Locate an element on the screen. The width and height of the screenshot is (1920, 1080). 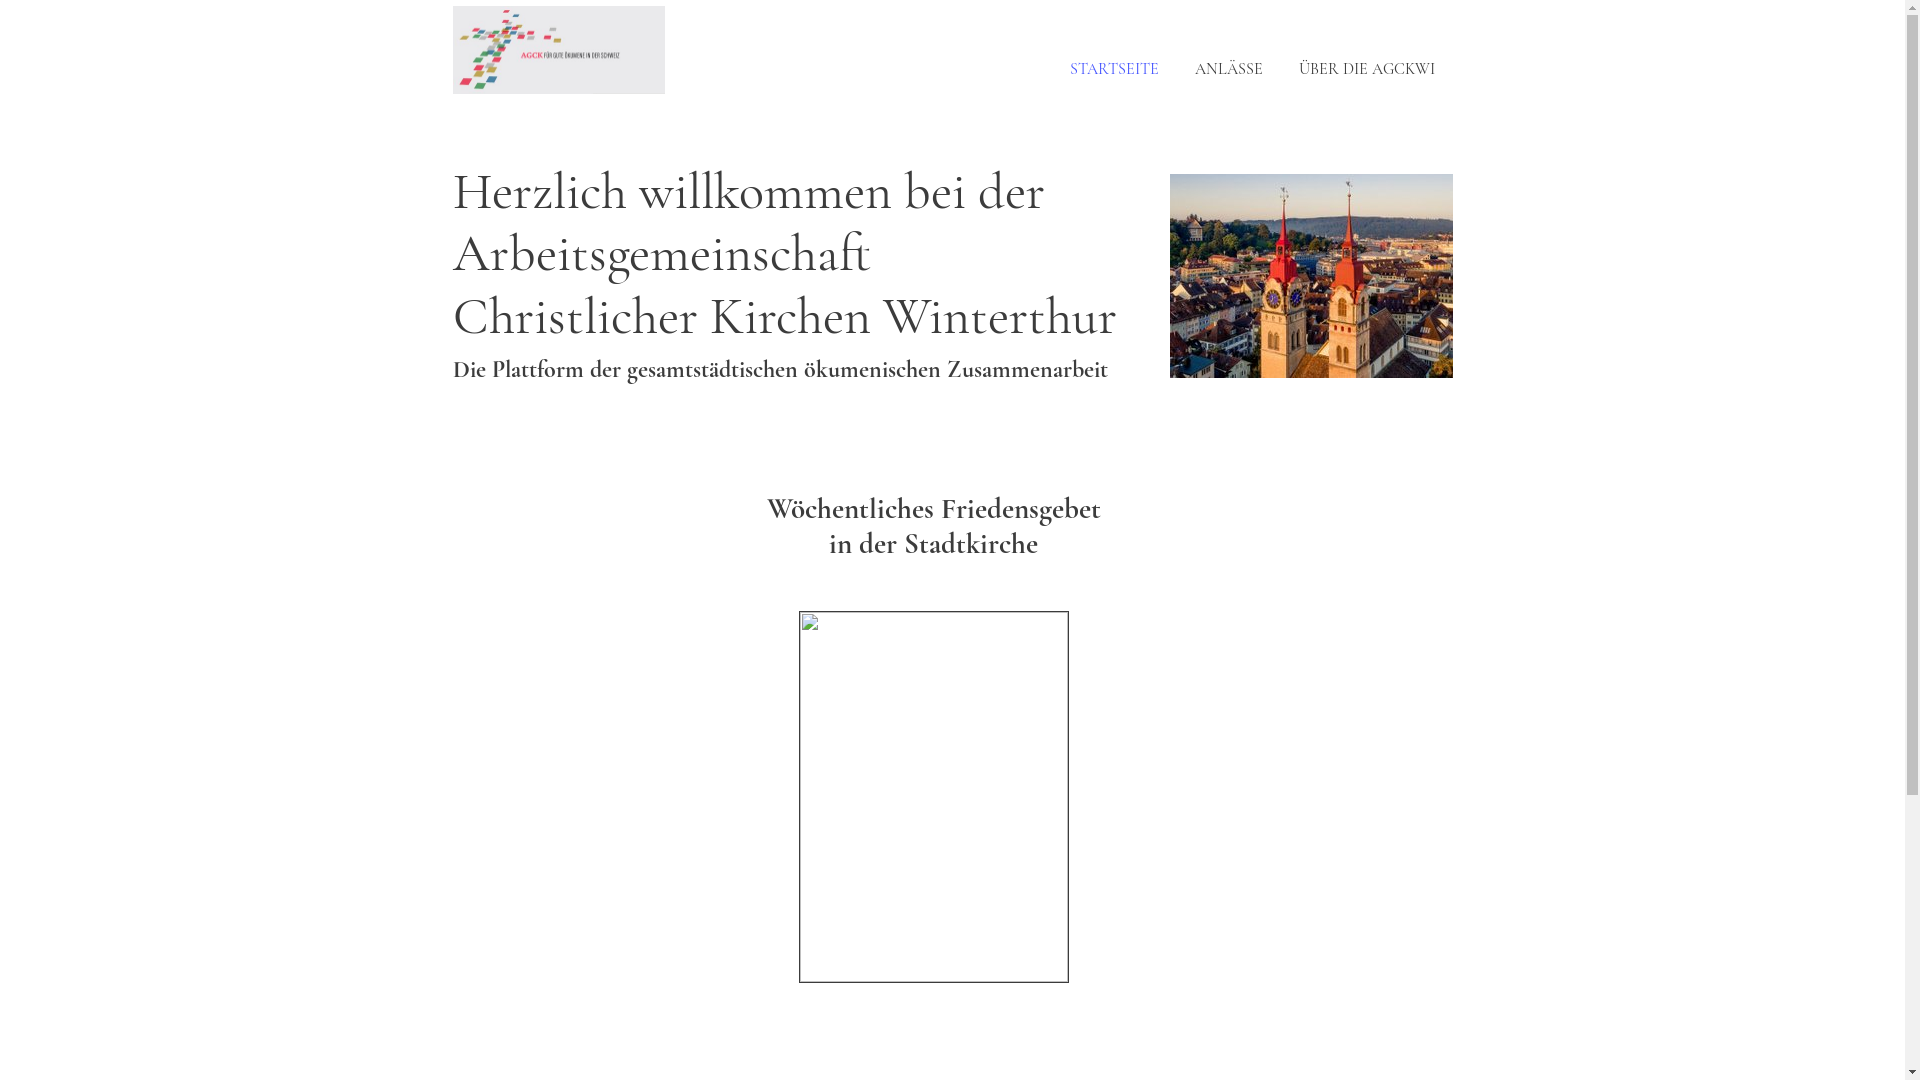
'STARTSEITE' is located at coordinates (1113, 68).